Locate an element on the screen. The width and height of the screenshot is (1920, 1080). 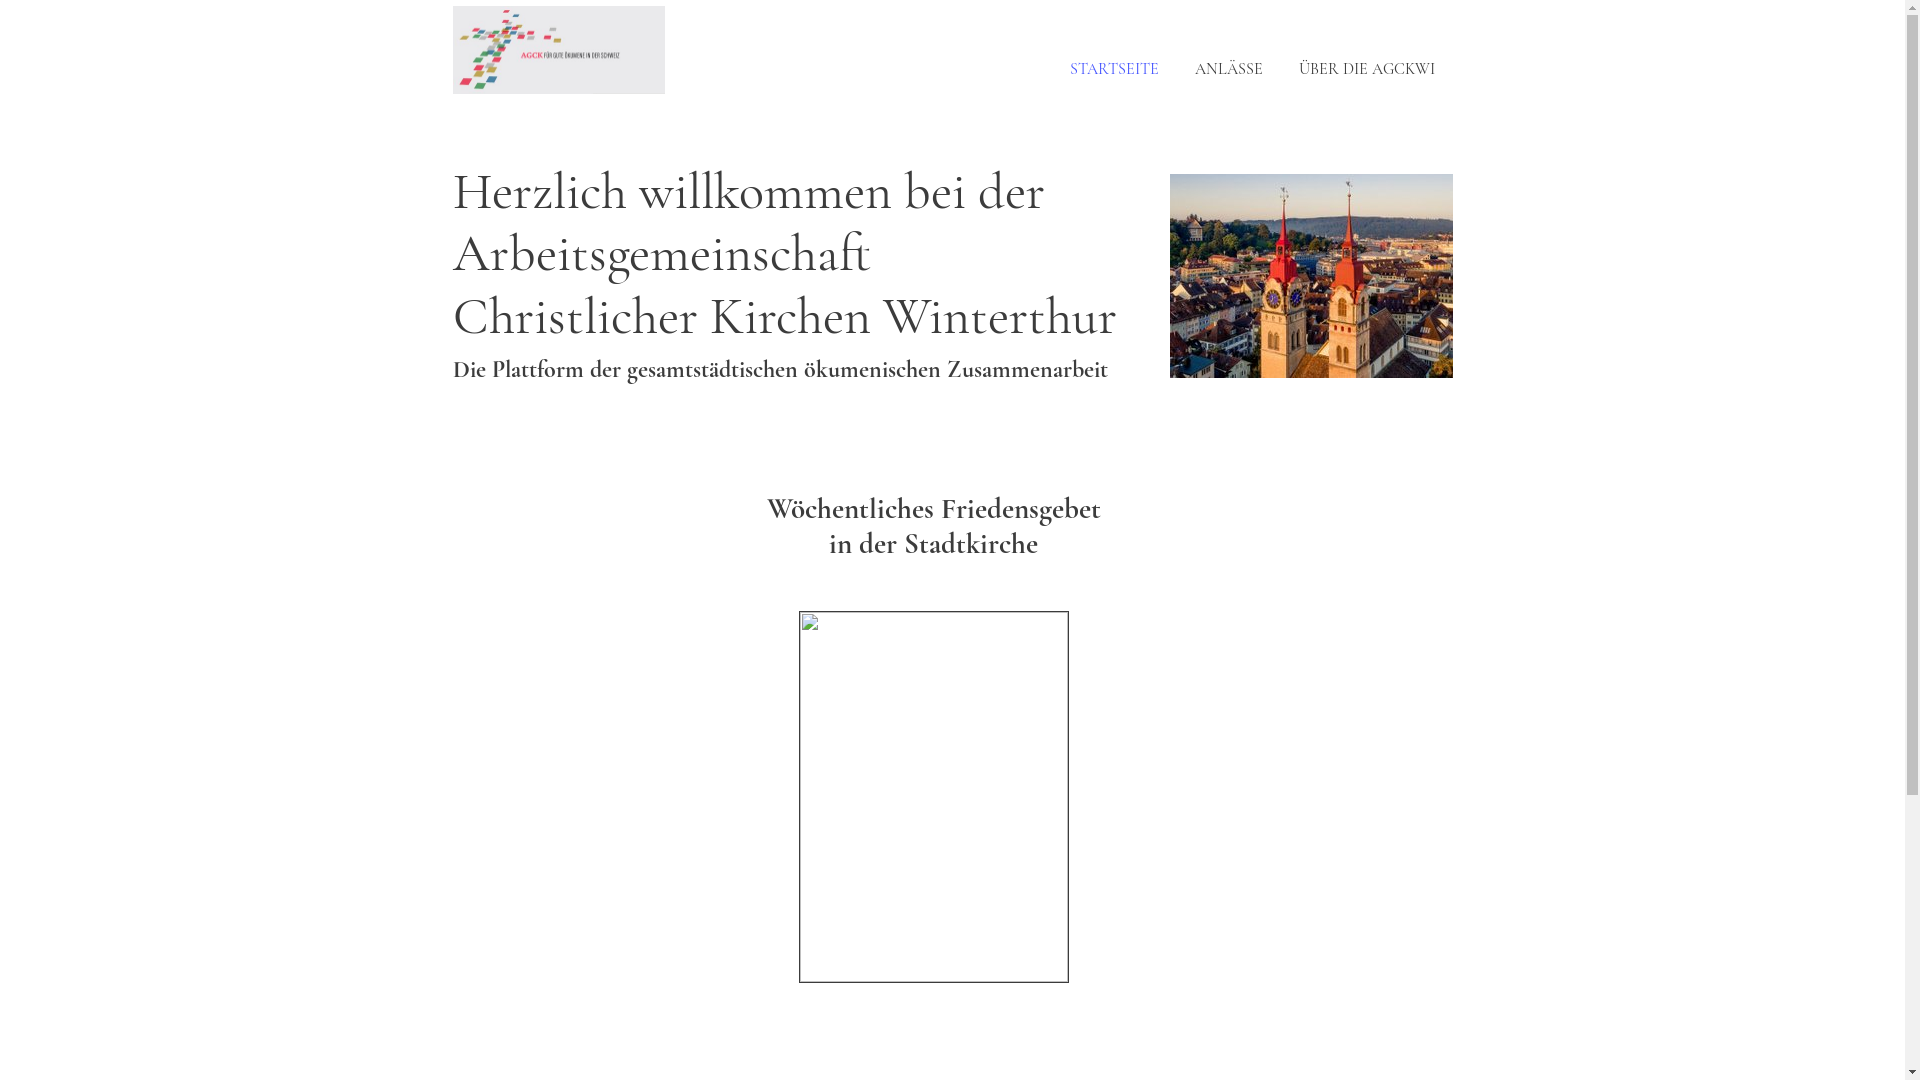
'STARTSEITE' is located at coordinates (1113, 68).